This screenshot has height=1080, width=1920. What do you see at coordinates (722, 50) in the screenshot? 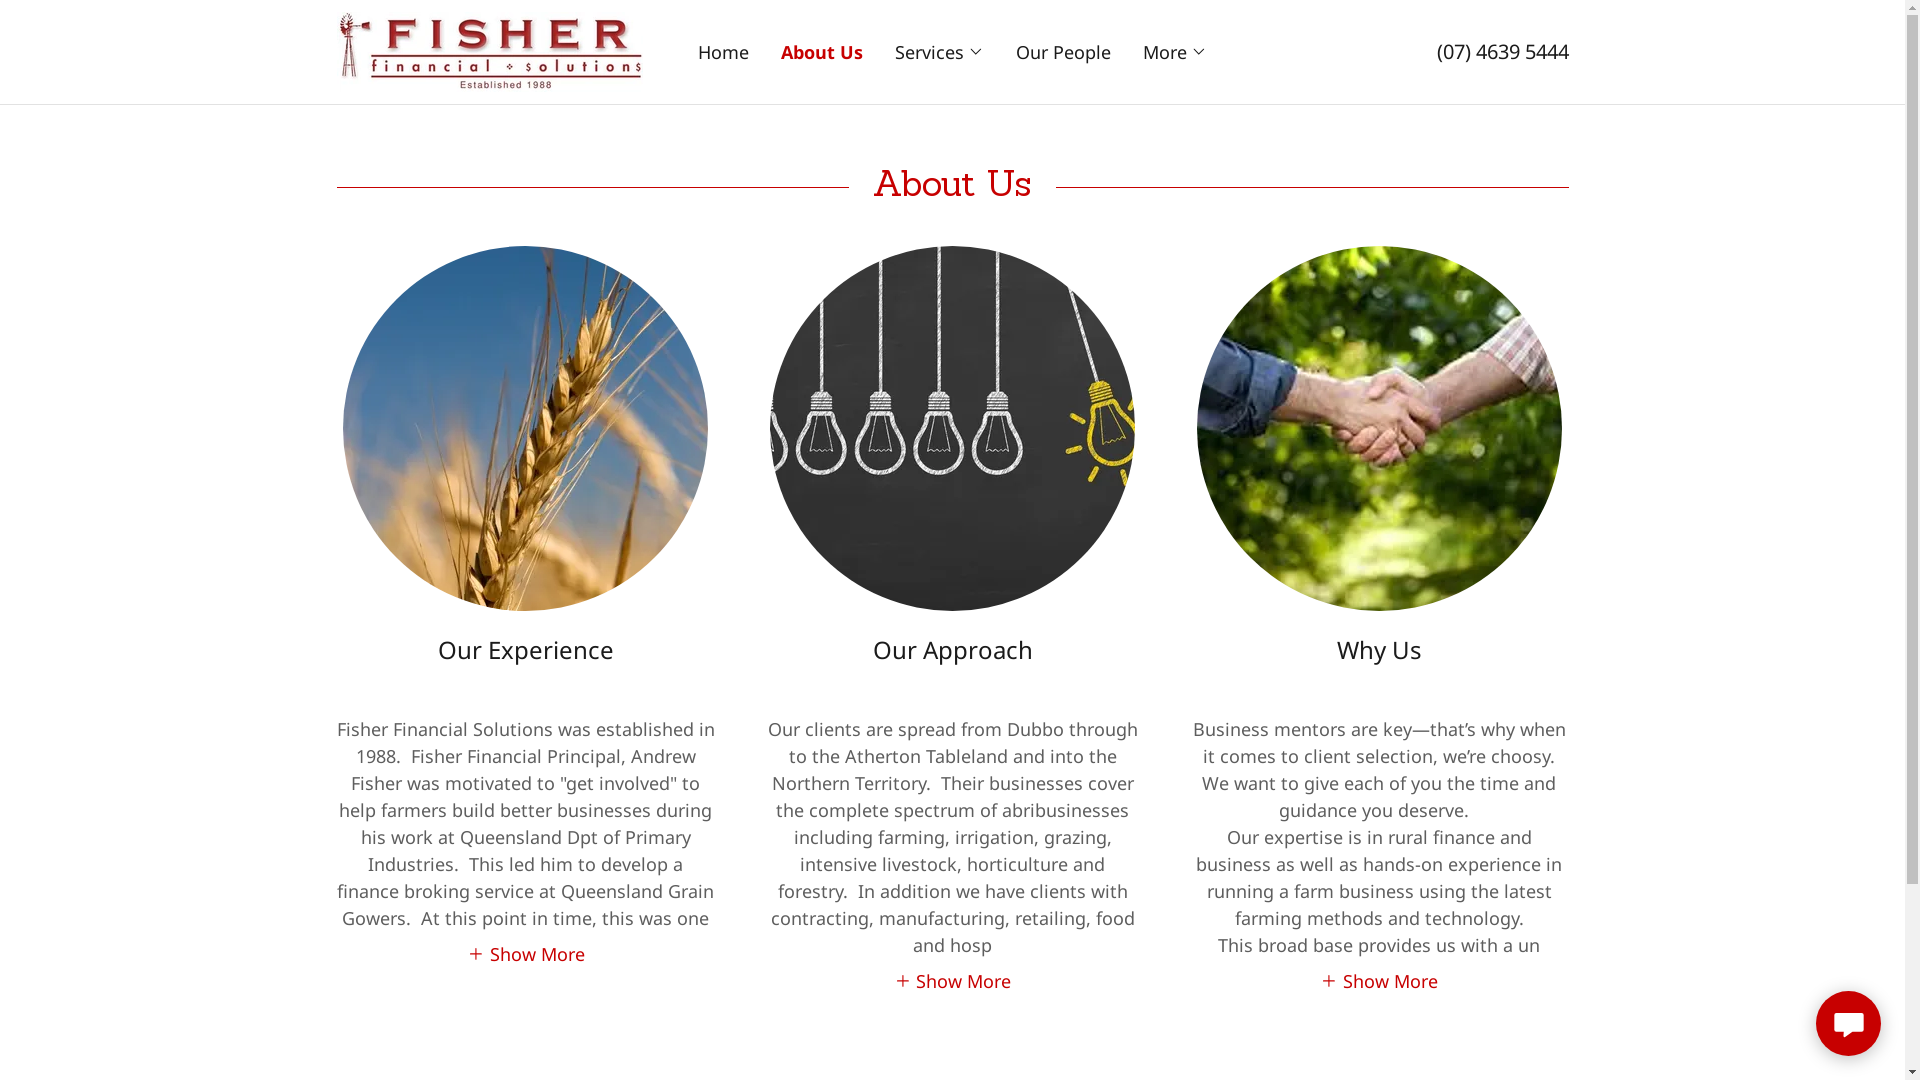
I see `'Home'` at bounding box center [722, 50].